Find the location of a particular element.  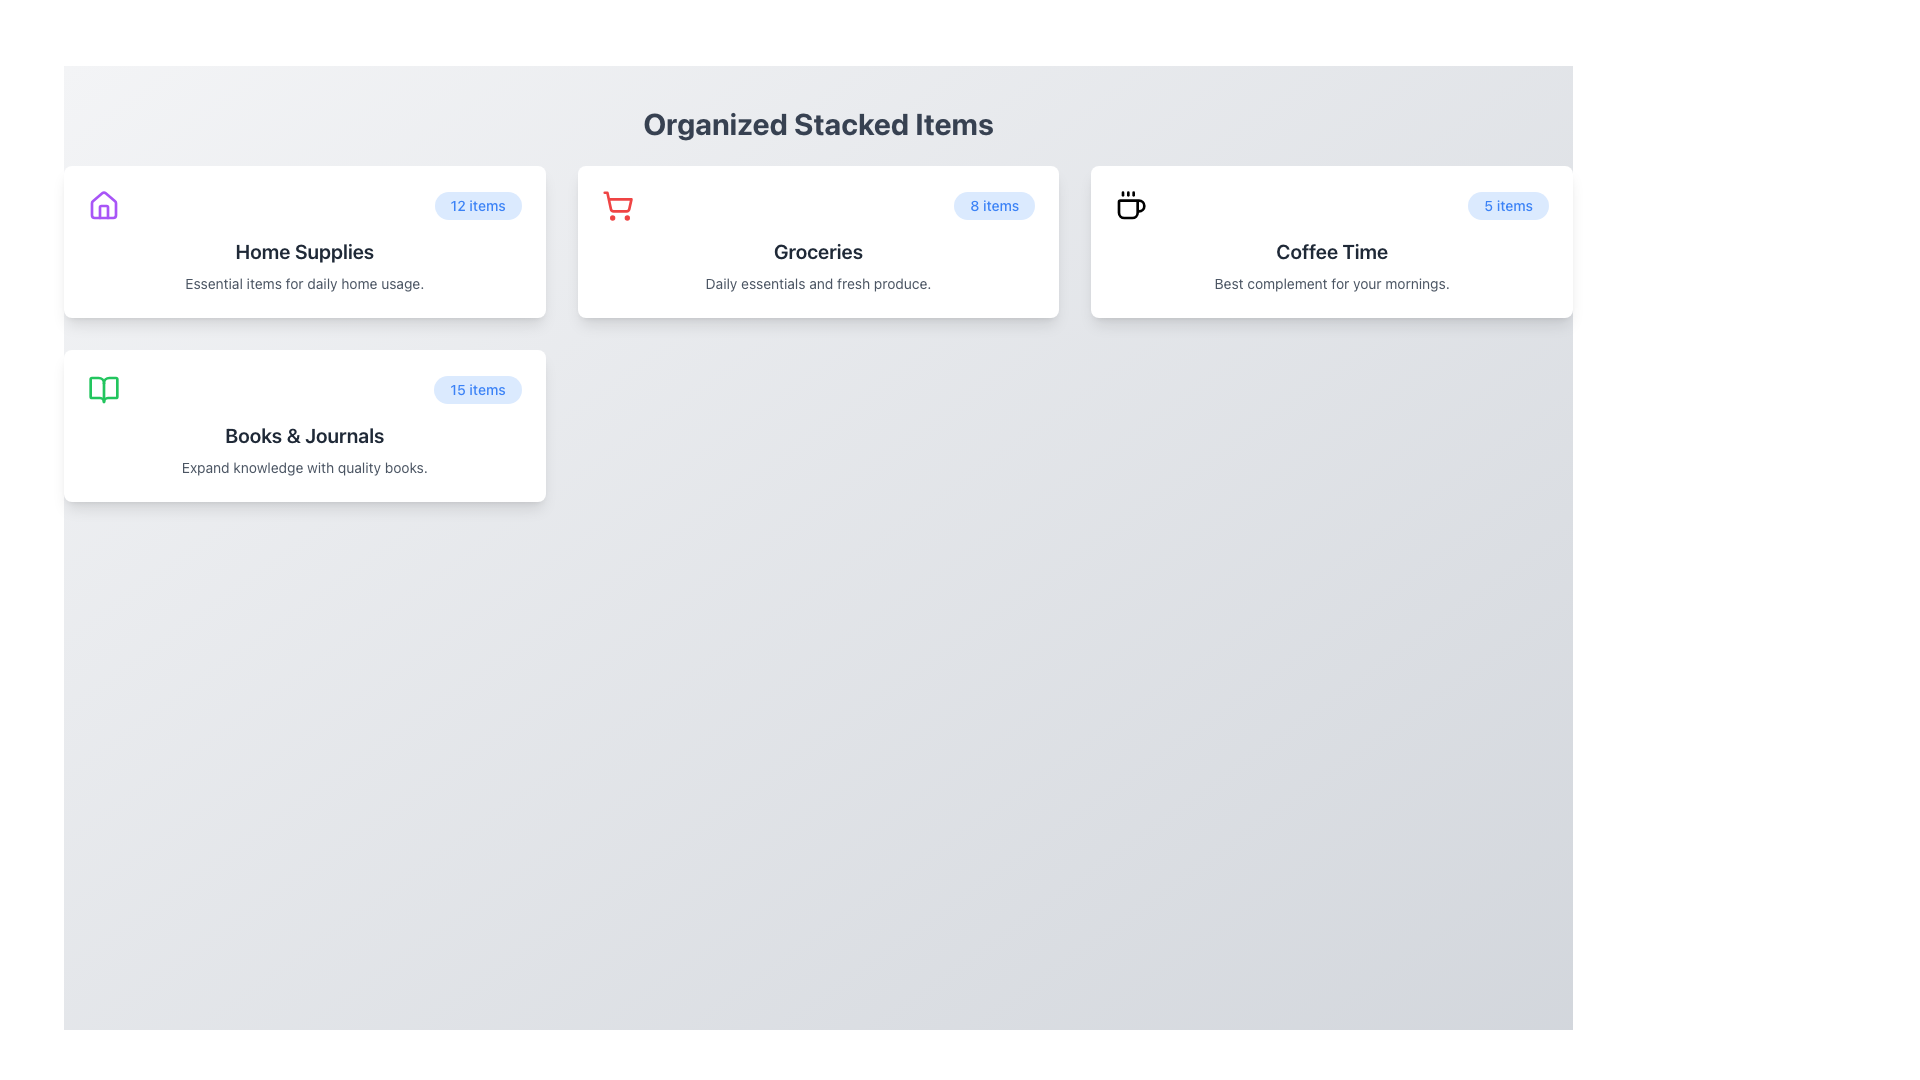

text label that serves as the title for the first card in the grid layout, located centrally below the '12 items' badge and above the description text is located at coordinates (303, 250).